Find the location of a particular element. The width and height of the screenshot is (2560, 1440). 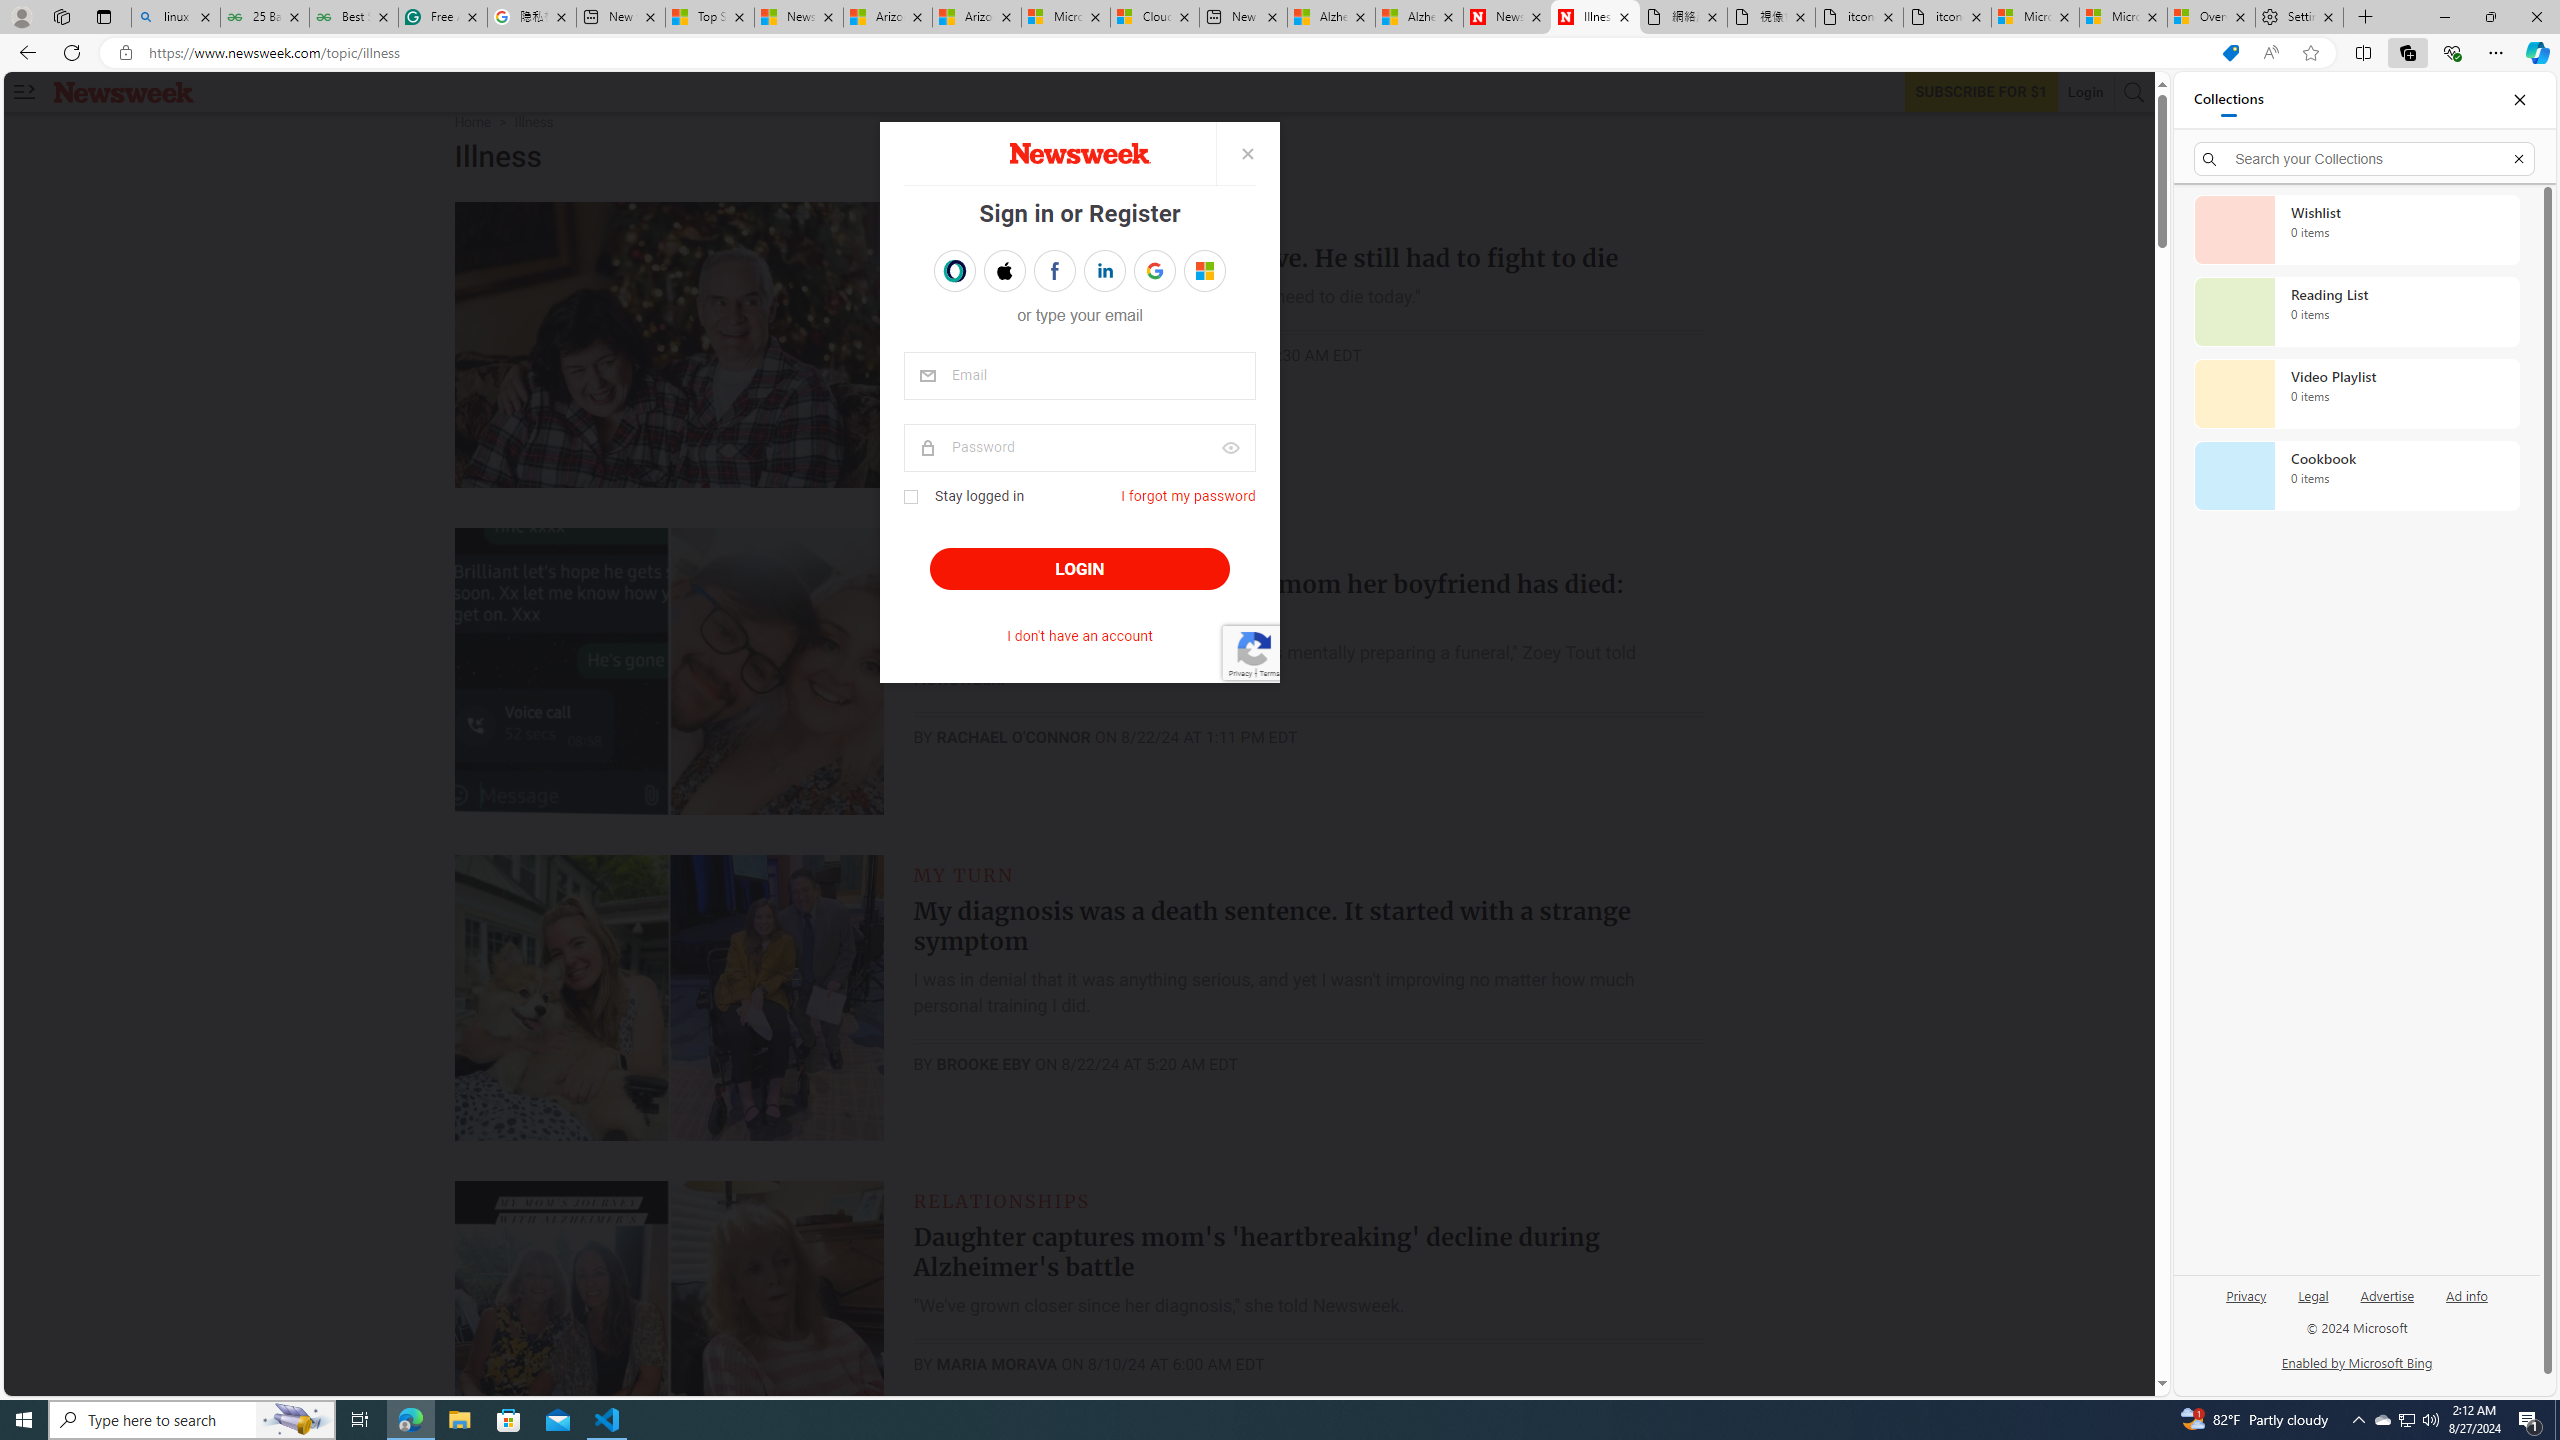

'Privacy' is located at coordinates (2246, 1302).